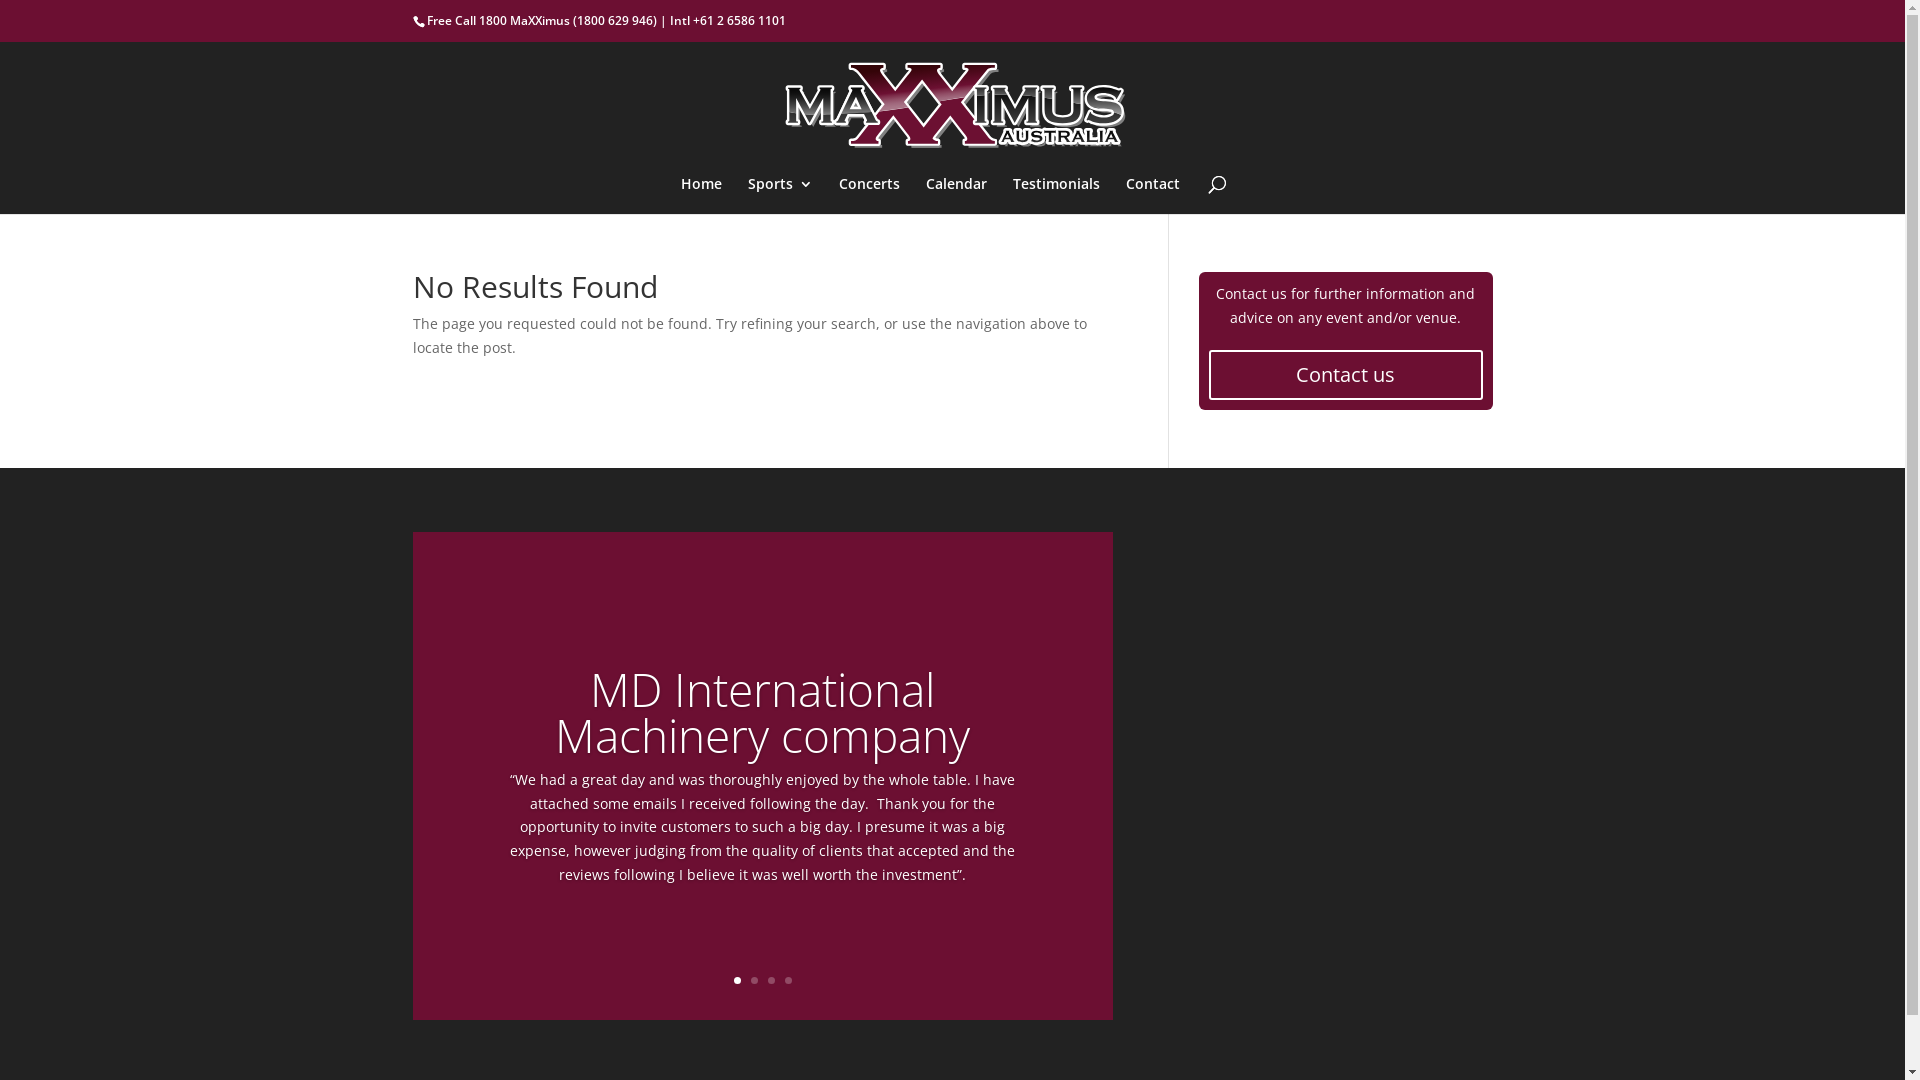 This screenshot has height=1080, width=1920. I want to click on 'Contact us', so click(1344, 374).